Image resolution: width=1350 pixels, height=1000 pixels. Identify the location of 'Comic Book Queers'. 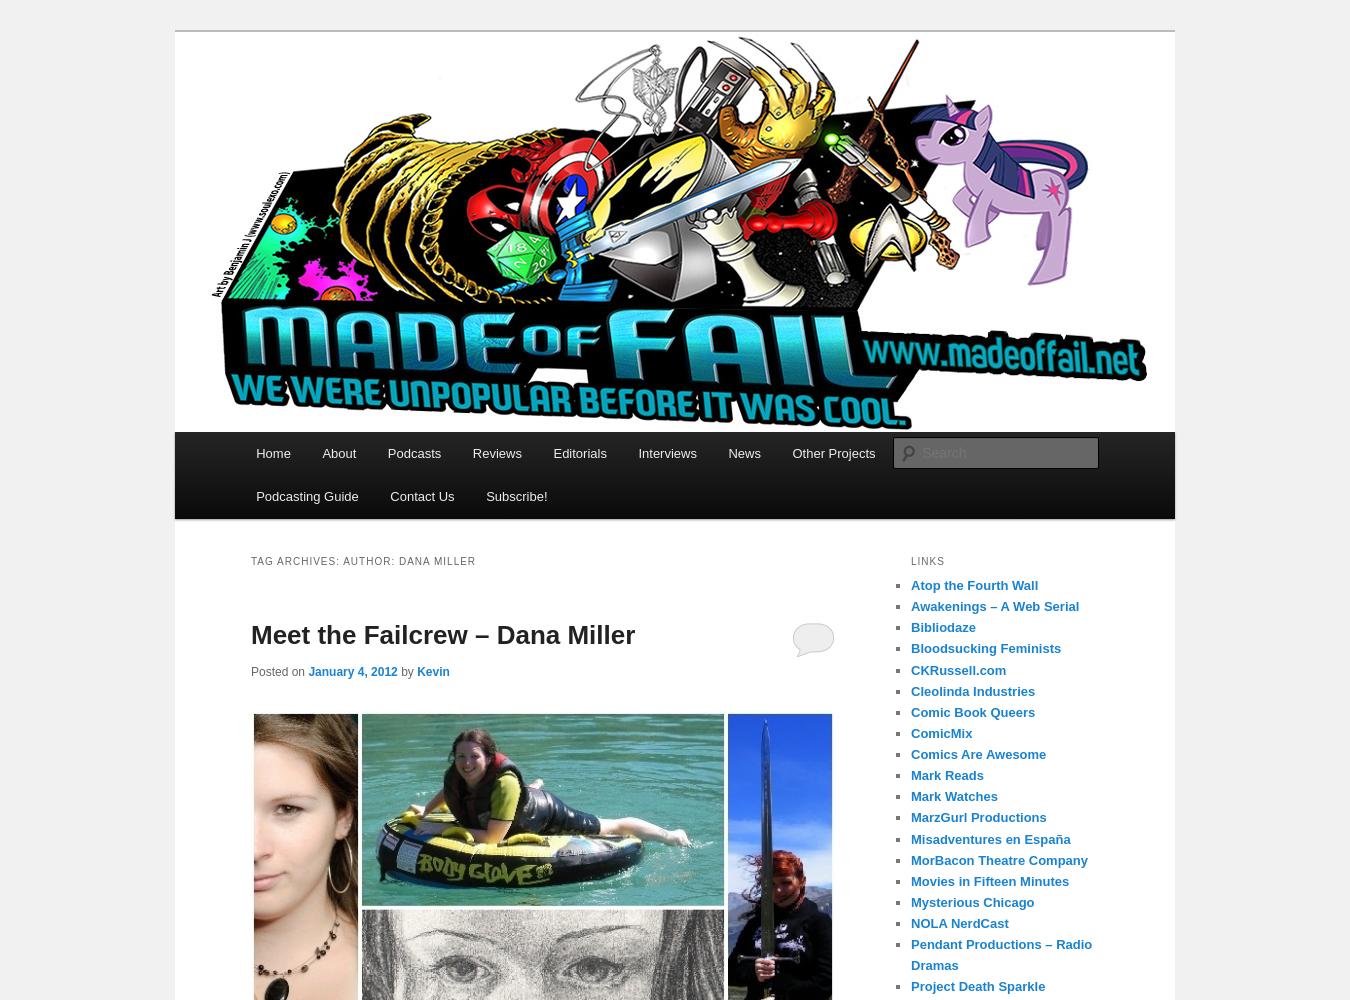
(909, 710).